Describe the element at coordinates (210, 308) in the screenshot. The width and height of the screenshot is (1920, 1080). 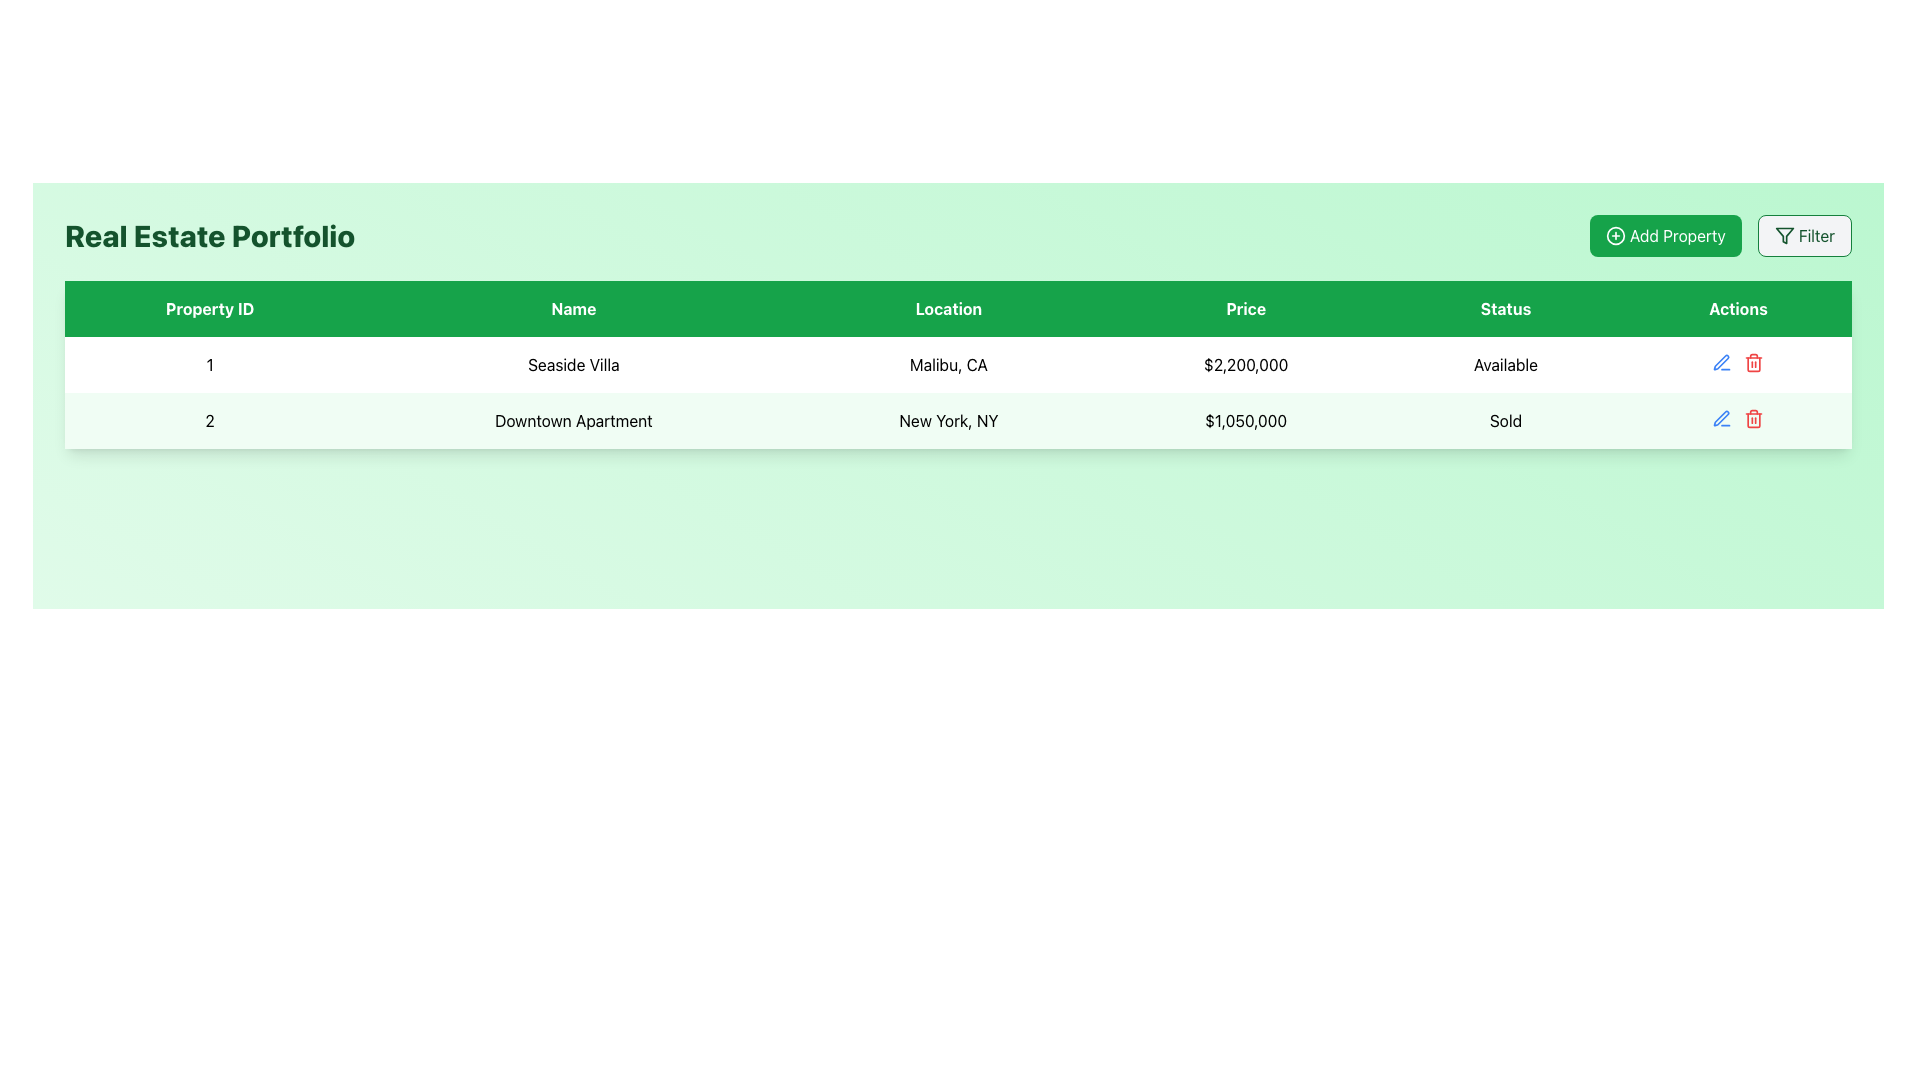
I see `text content of the 'Property ID' column header, which is the first header in the table located at the top left section among headers like 'Name', 'Location', 'Price', 'Status', and 'Actions'` at that location.